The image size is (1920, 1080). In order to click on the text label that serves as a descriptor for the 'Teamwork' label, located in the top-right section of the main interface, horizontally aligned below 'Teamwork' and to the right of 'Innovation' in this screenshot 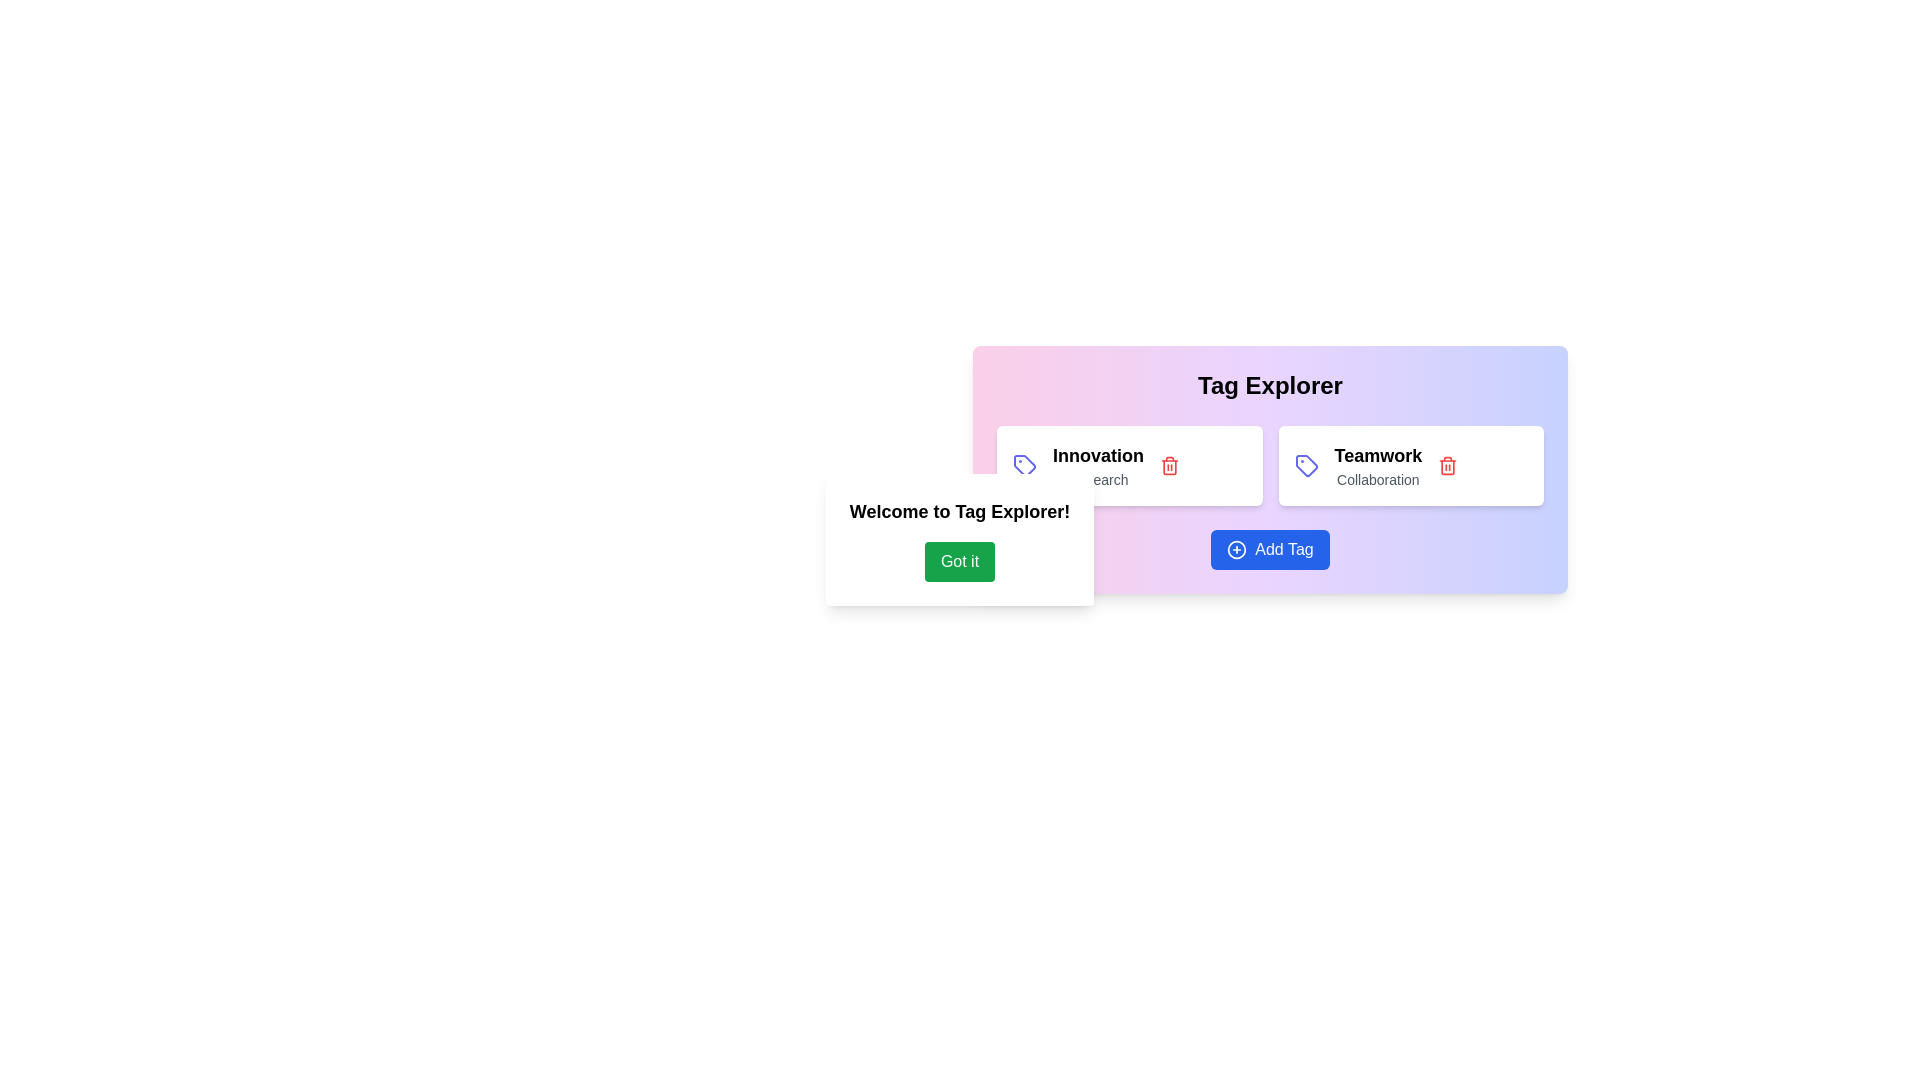, I will do `click(1377, 479)`.